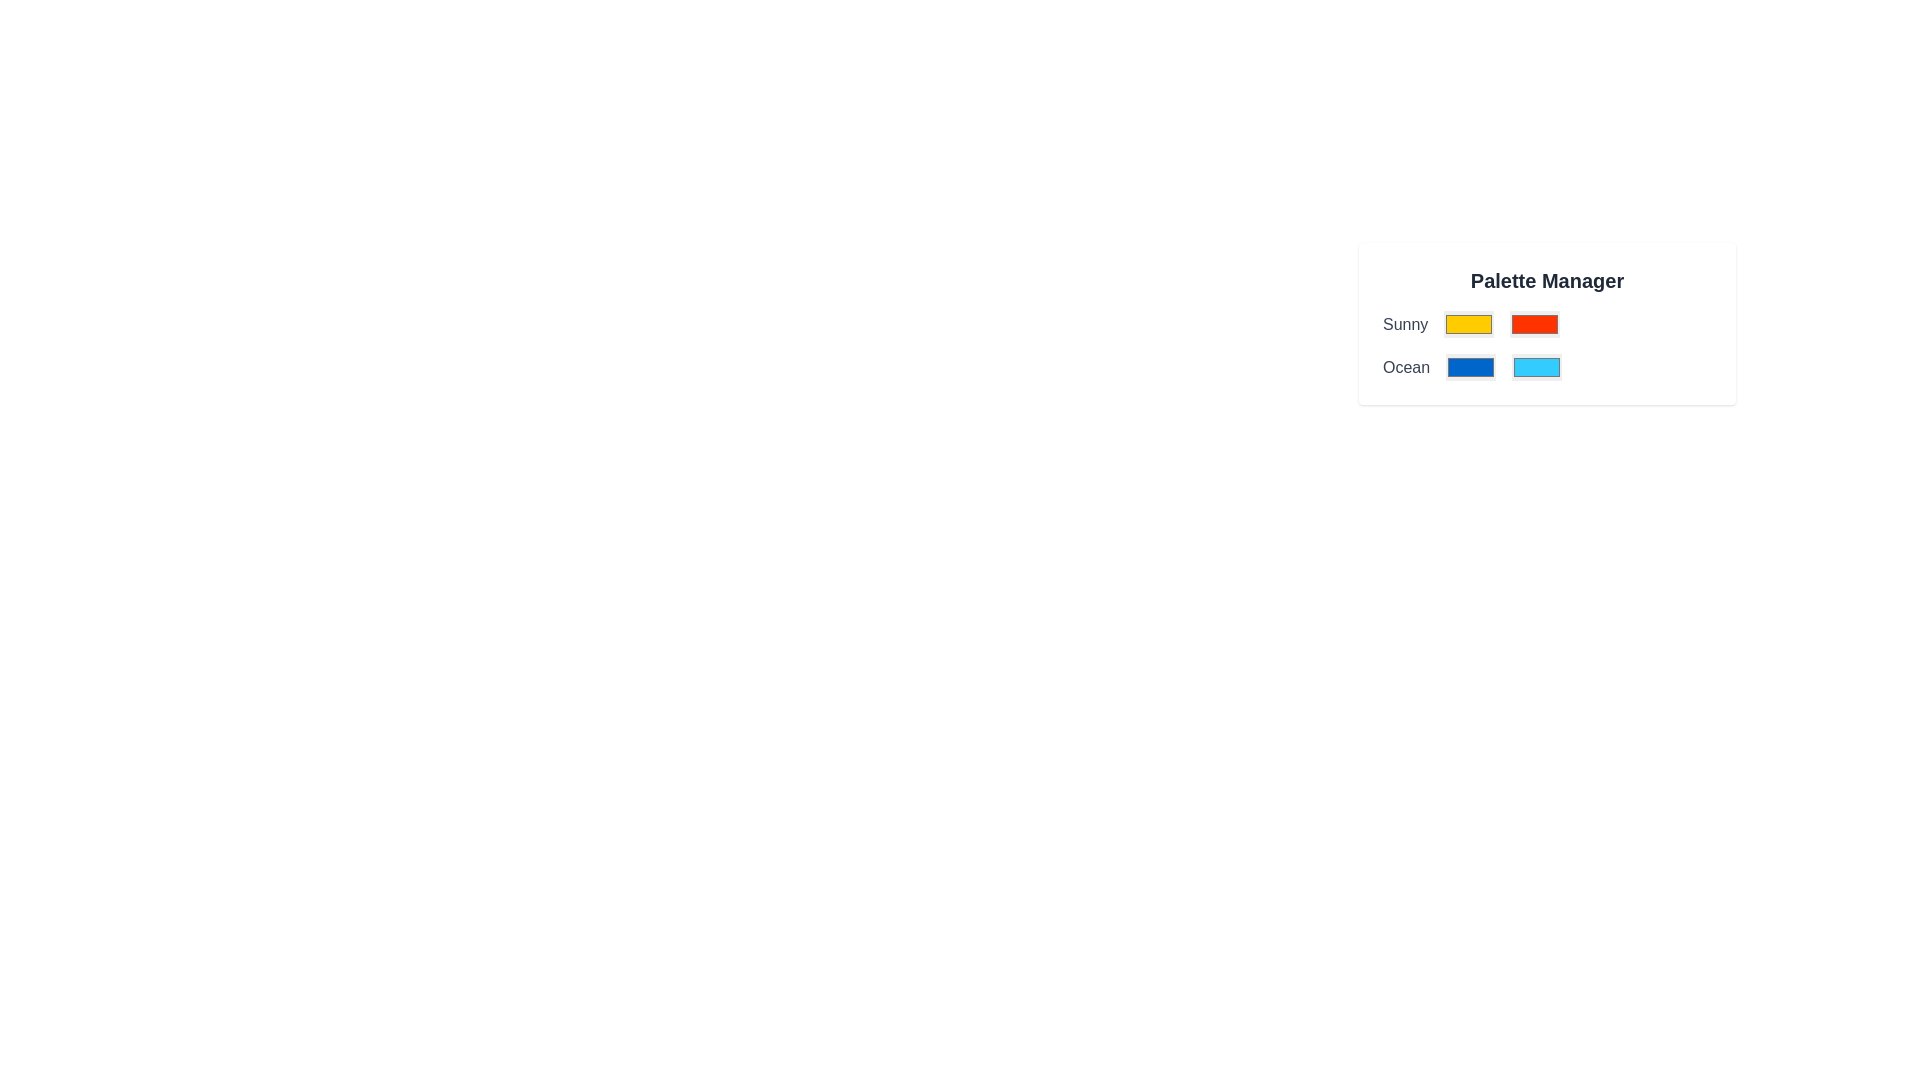 The image size is (1920, 1080). What do you see at coordinates (1536, 367) in the screenshot?
I see `the second color box labeled 'Ocean'` at bounding box center [1536, 367].